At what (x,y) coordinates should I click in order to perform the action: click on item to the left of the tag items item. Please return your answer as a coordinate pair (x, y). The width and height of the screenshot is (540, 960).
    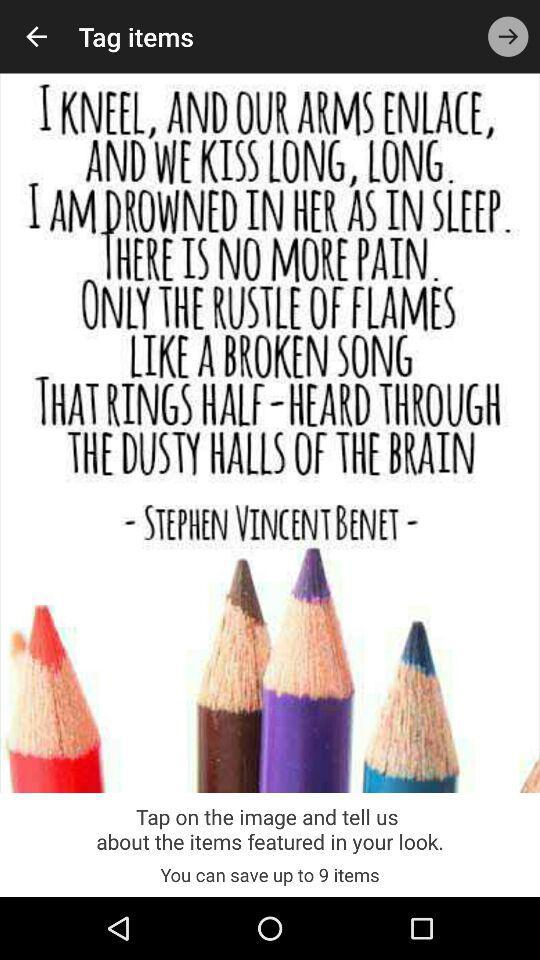
    Looking at the image, I should click on (36, 35).